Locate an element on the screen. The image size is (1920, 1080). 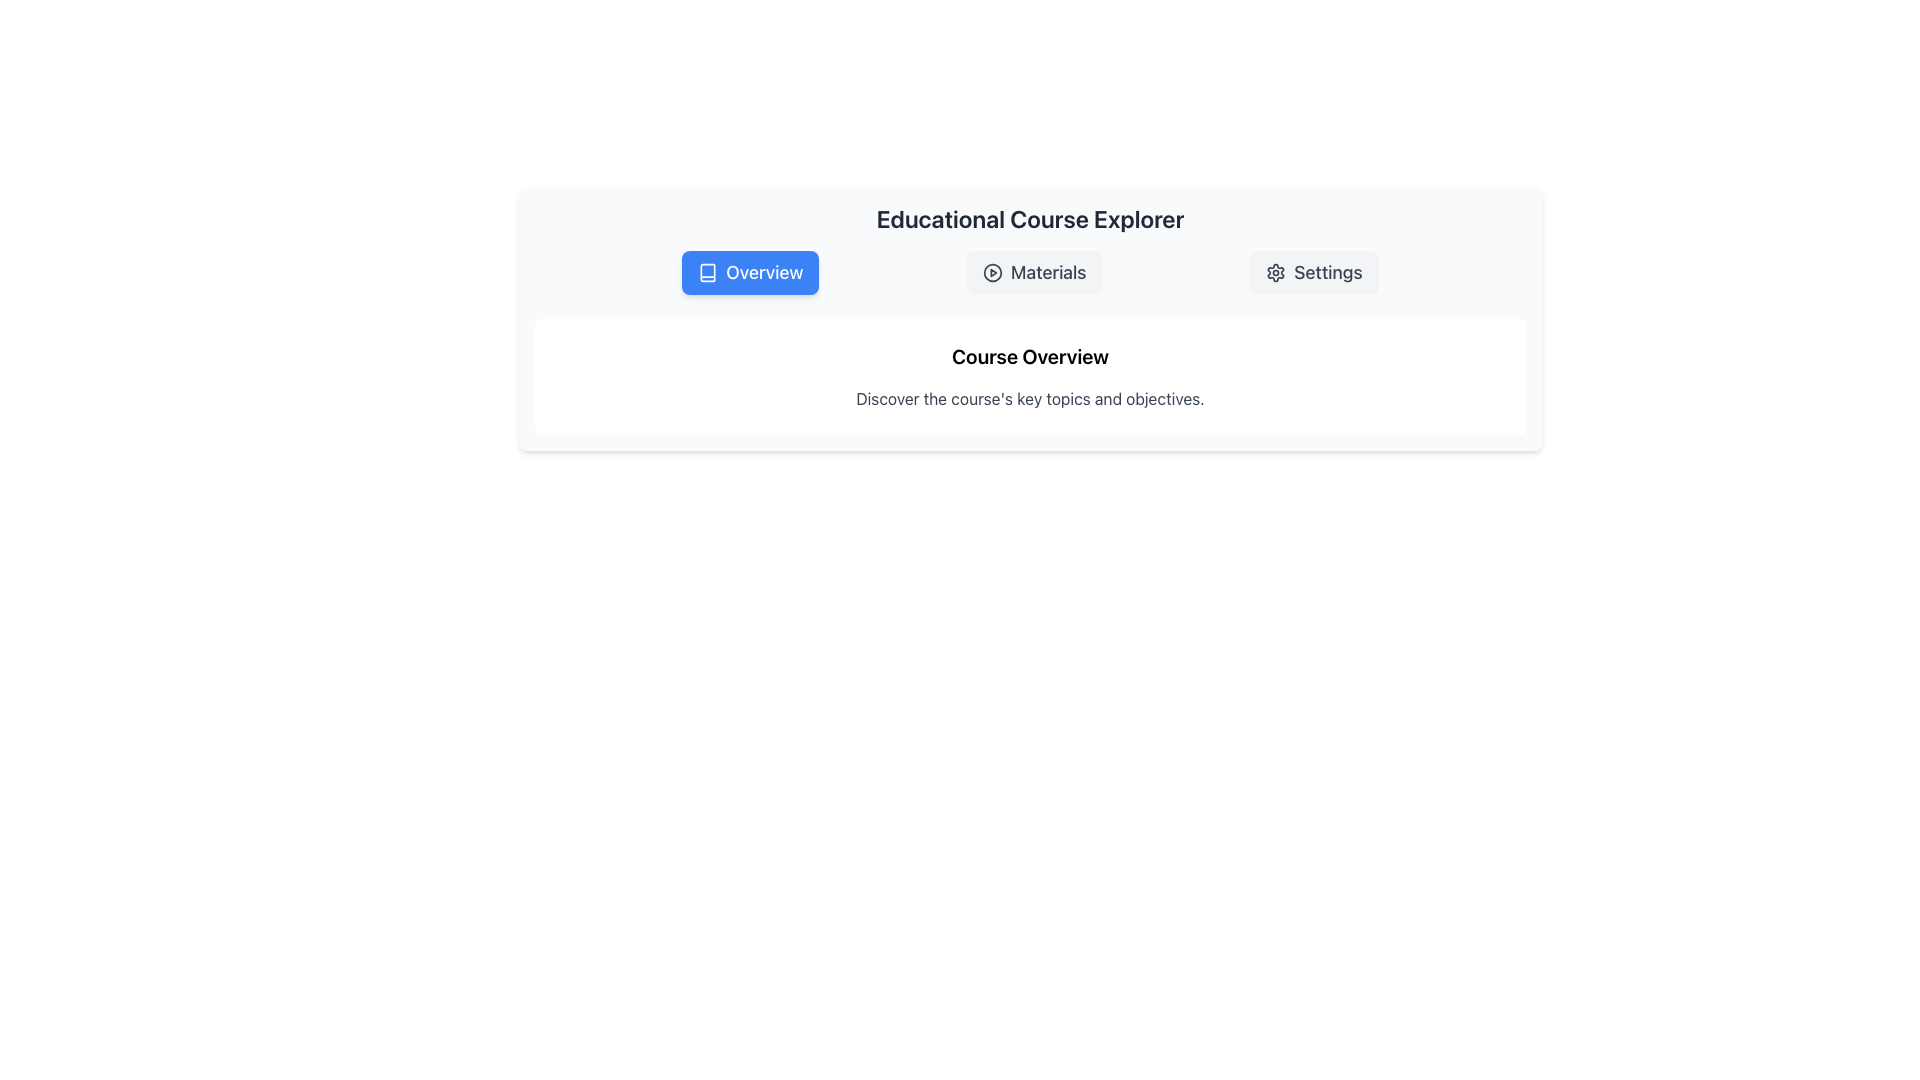
the gear icon in the top-right section of the UI is located at coordinates (1275, 273).